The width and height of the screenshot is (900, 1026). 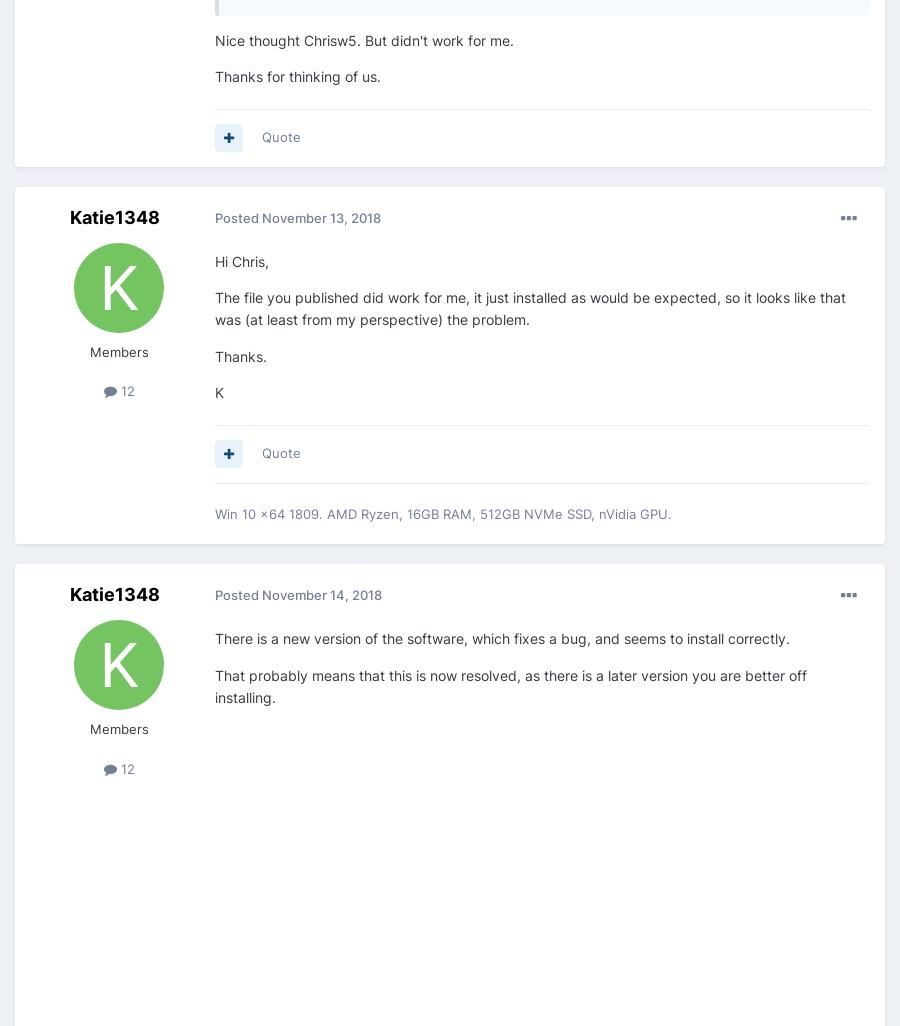 What do you see at coordinates (241, 259) in the screenshot?
I see `'Hi Chris,'` at bounding box center [241, 259].